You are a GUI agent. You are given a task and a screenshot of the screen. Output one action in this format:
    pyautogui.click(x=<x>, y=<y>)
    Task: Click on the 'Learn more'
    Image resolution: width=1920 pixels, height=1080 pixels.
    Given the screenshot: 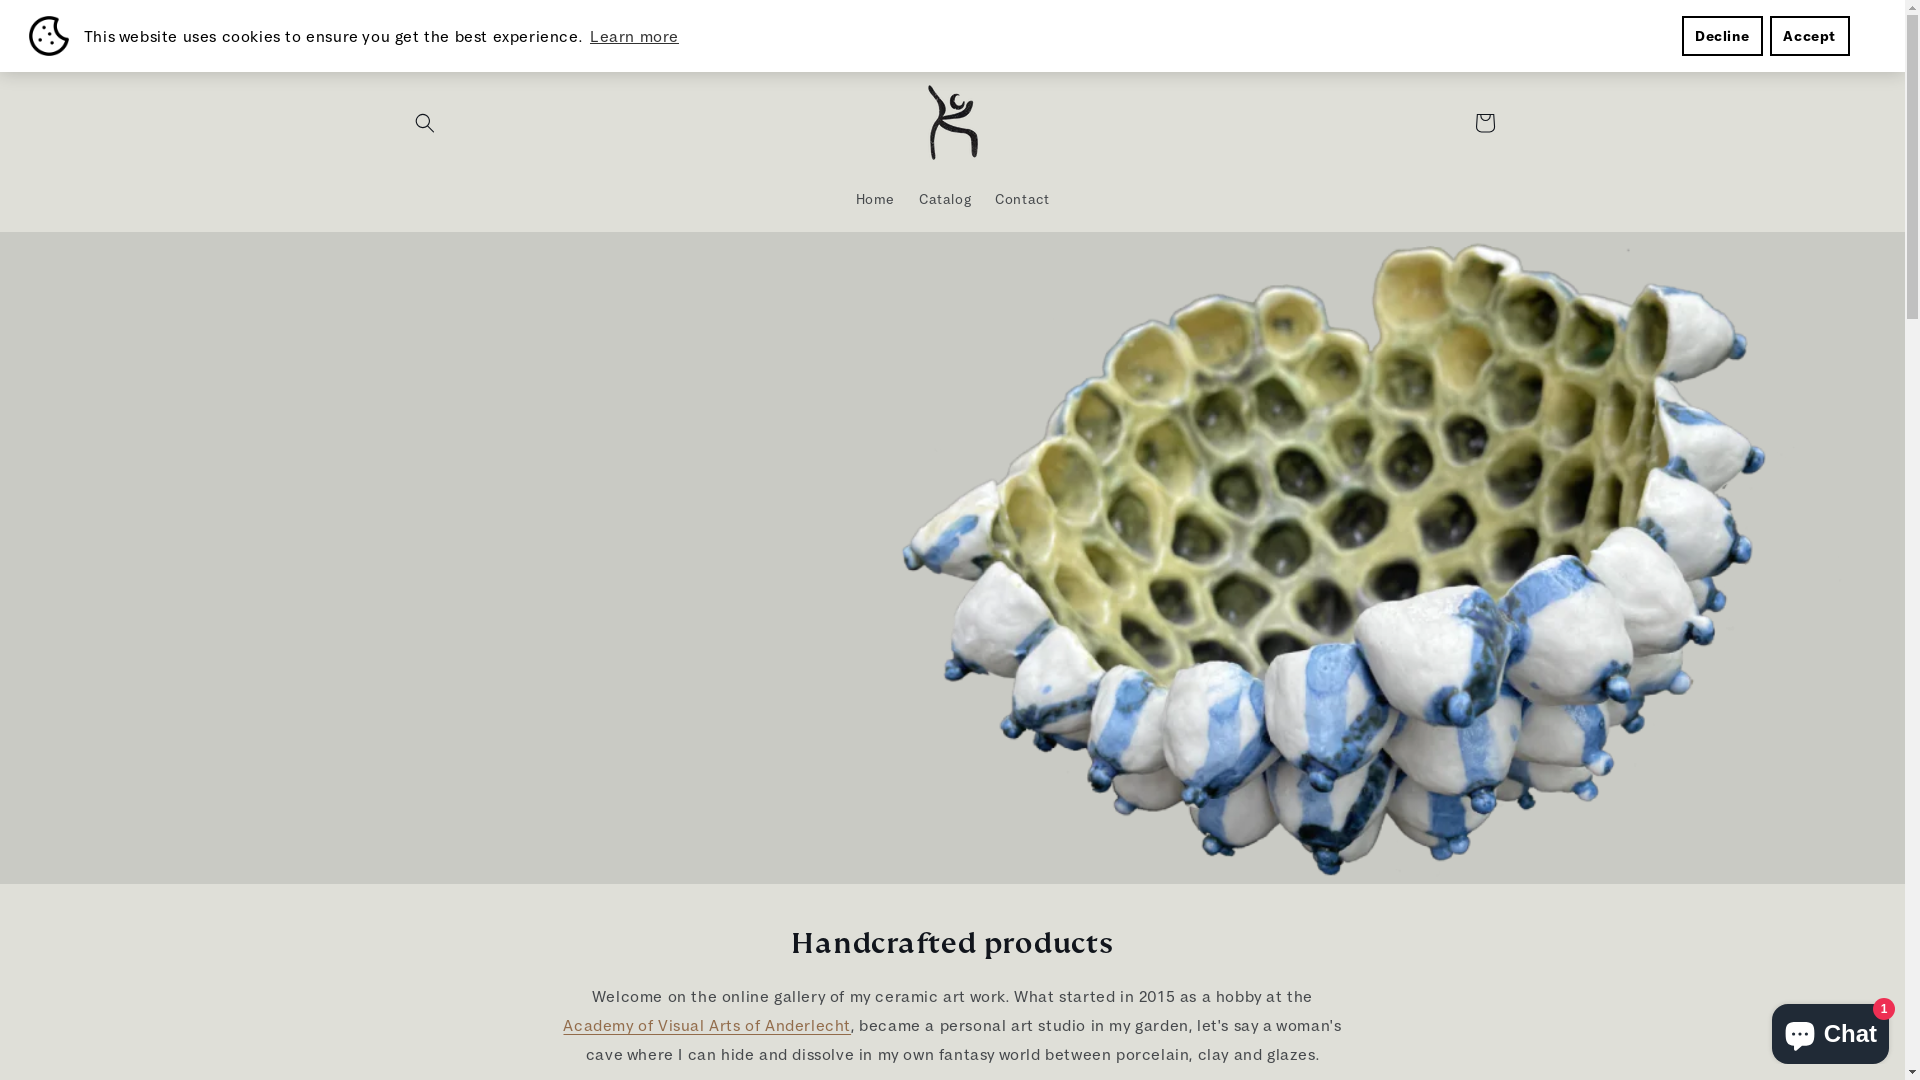 What is the action you would take?
    pyautogui.click(x=585, y=35)
    